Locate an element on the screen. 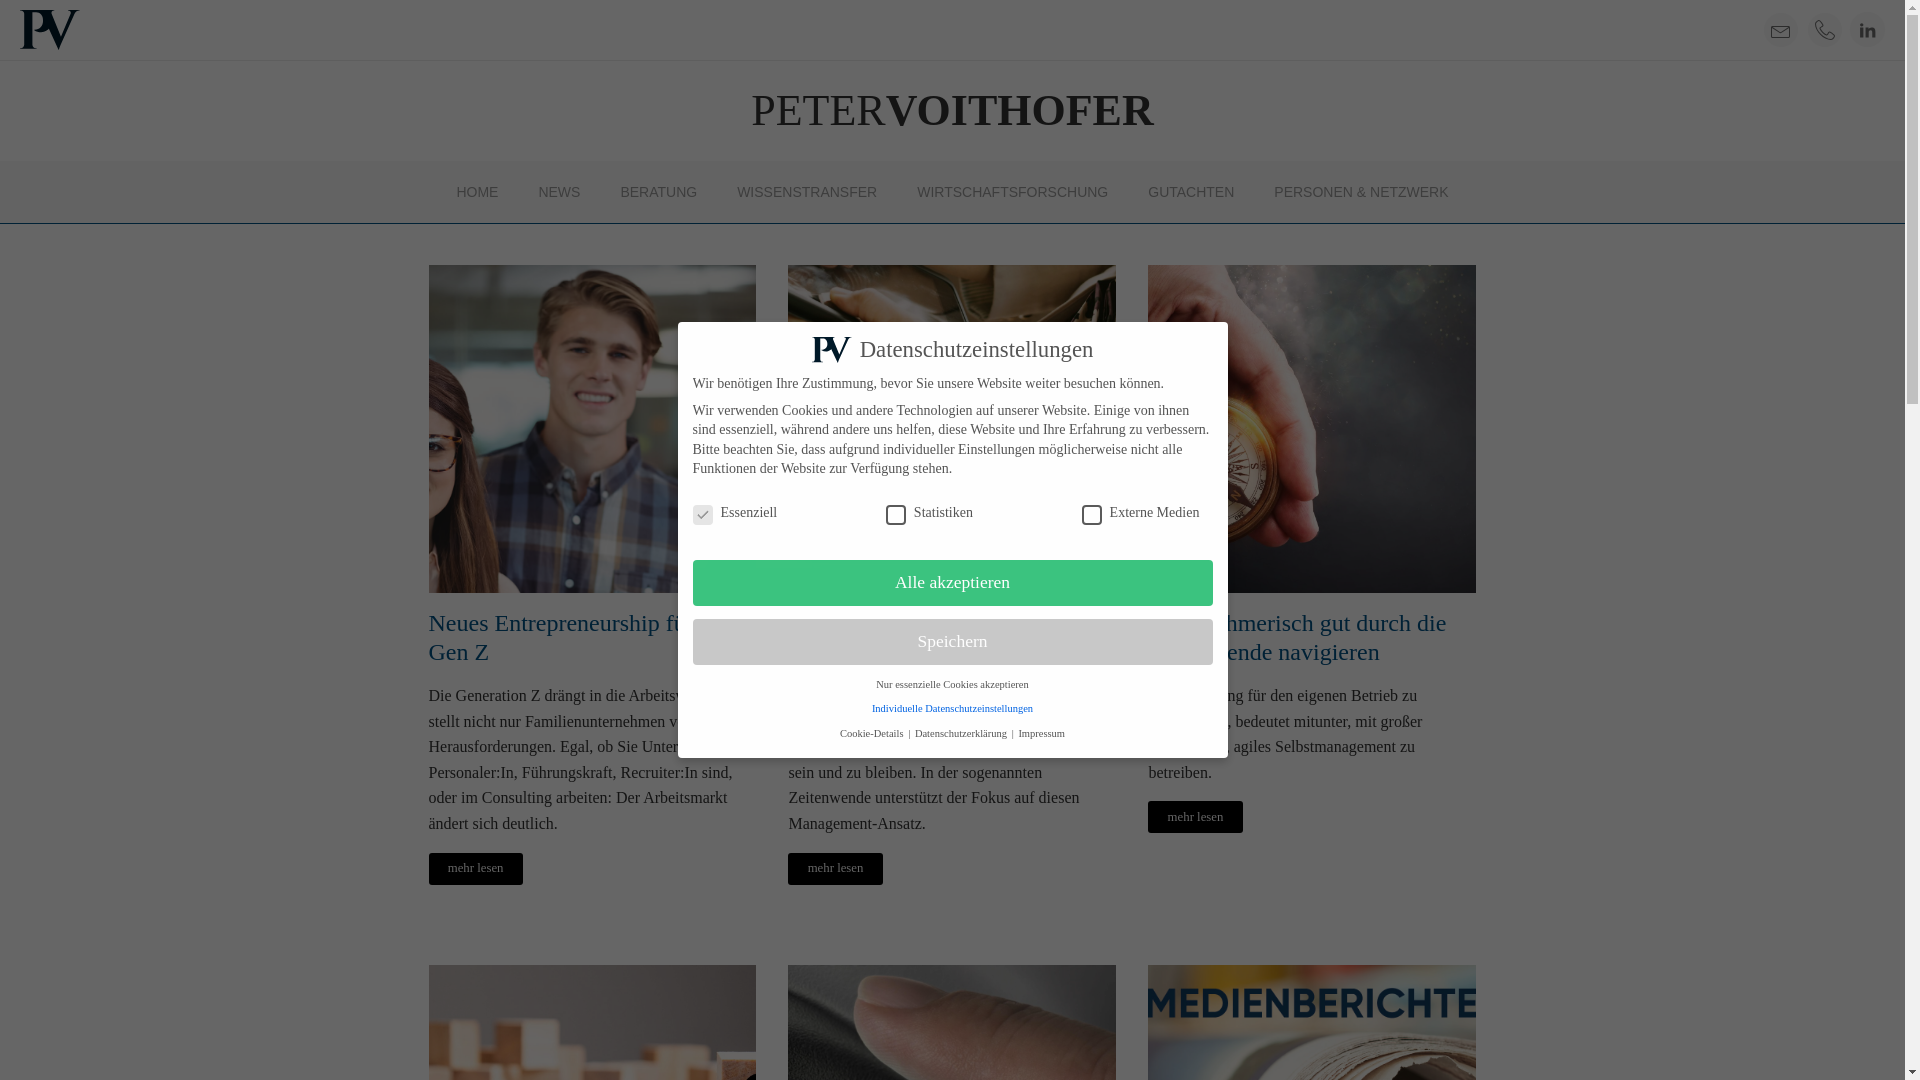 This screenshot has height=1080, width=1920. 'Nur essenzielle Cookies akzeptieren' is located at coordinates (950, 683).